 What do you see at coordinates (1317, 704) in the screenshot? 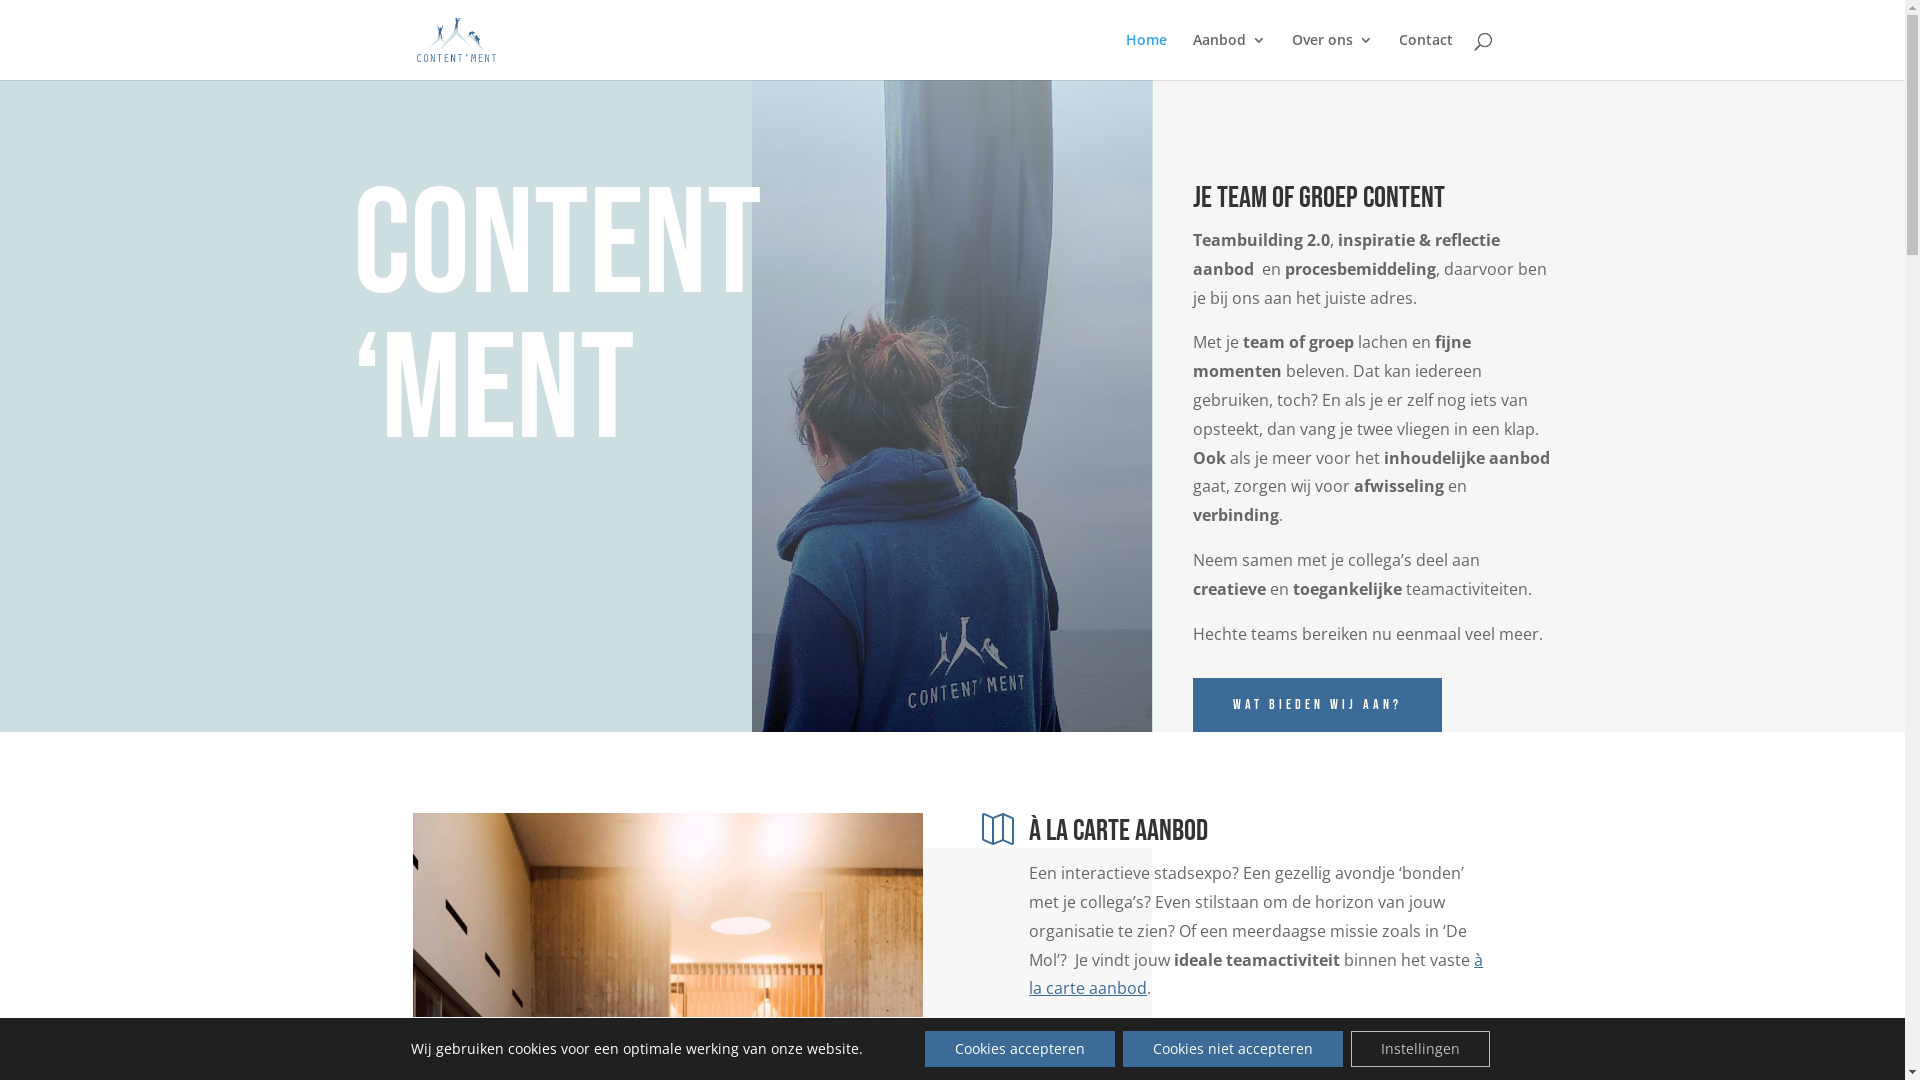
I see `'Wat bieden wij aan?'` at bounding box center [1317, 704].